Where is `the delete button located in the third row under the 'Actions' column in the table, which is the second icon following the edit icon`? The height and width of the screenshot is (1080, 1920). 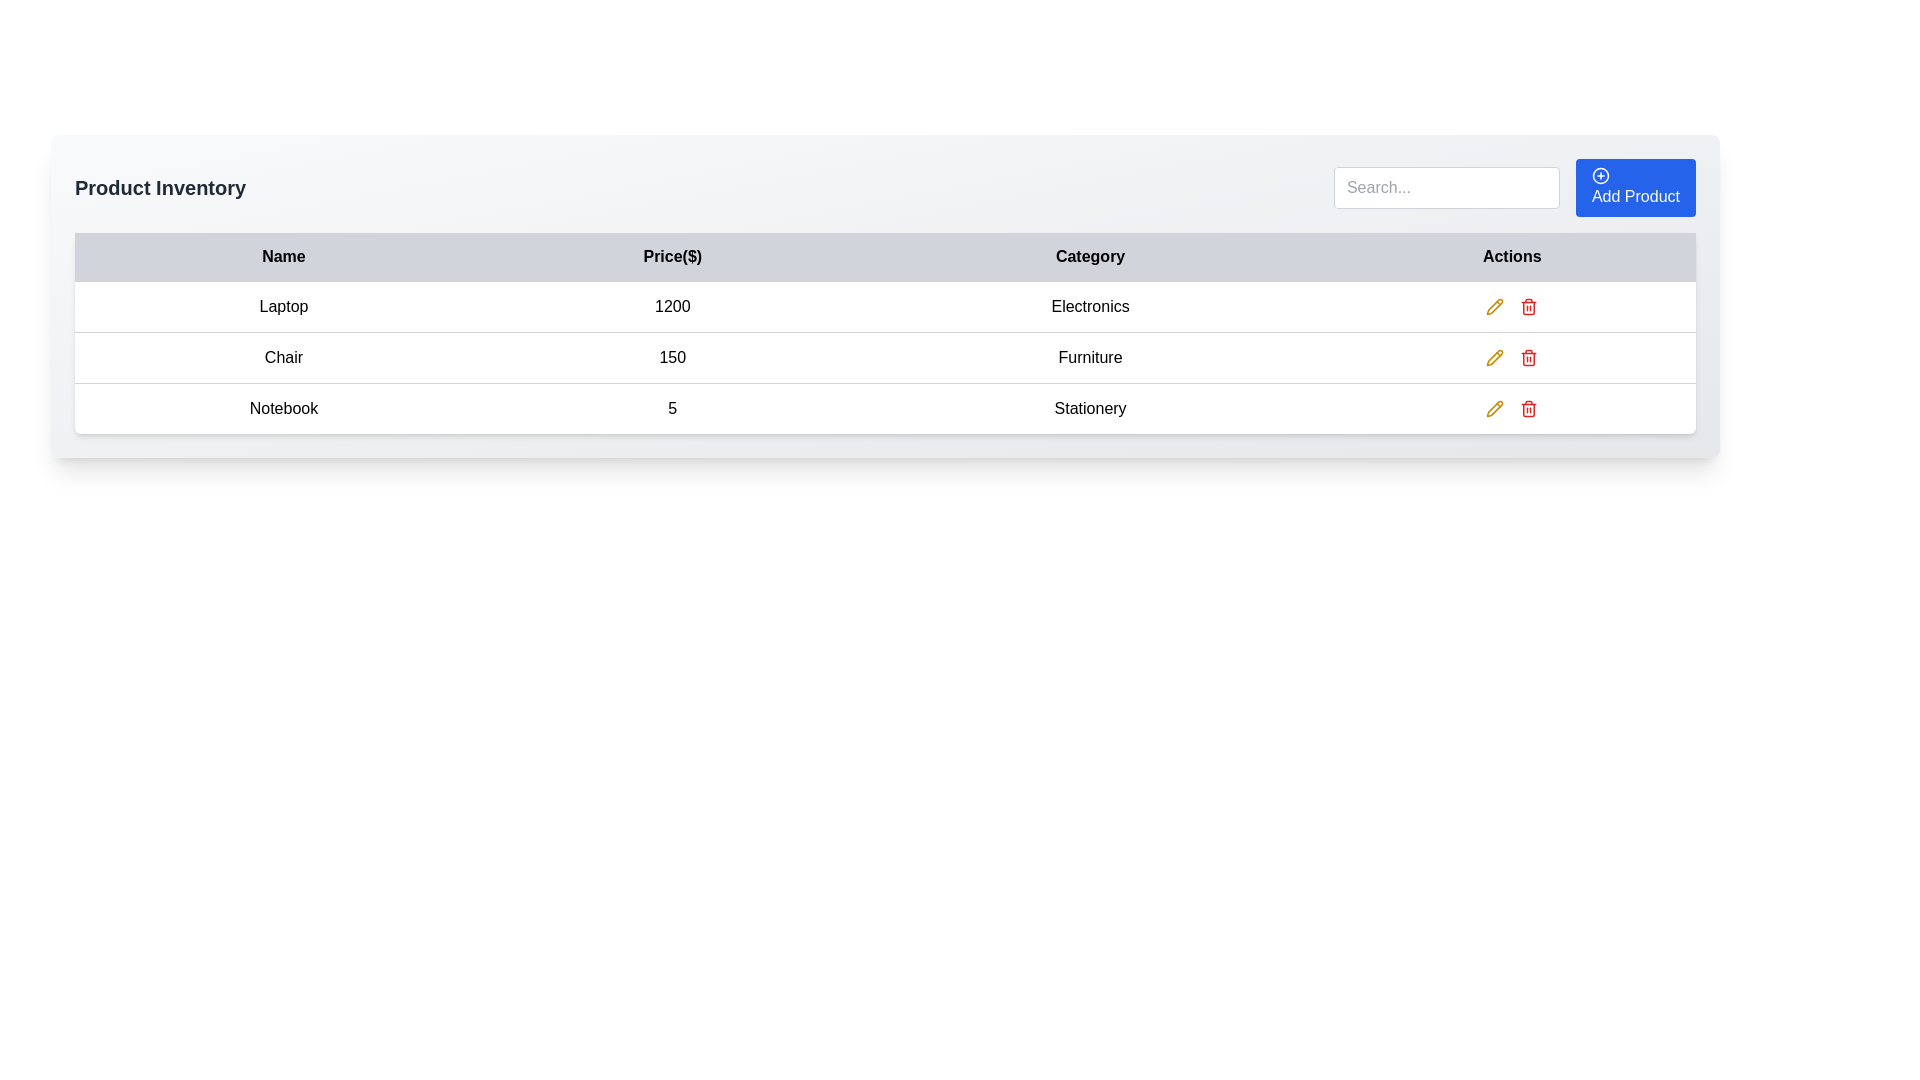 the delete button located in the third row under the 'Actions' column in the table, which is the second icon following the edit icon is located at coordinates (1528, 407).